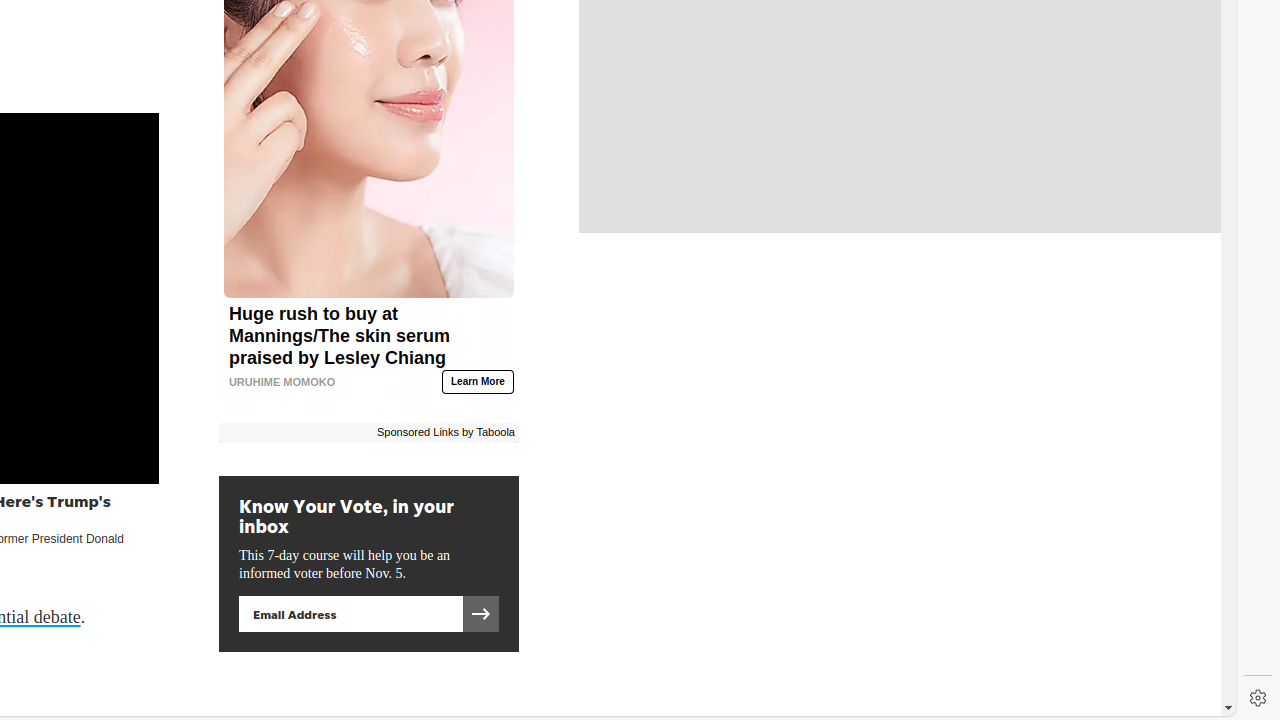 The height and width of the screenshot is (720, 1280). What do you see at coordinates (1256, 696) in the screenshot?
I see `'Settings'` at bounding box center [1256, 696].